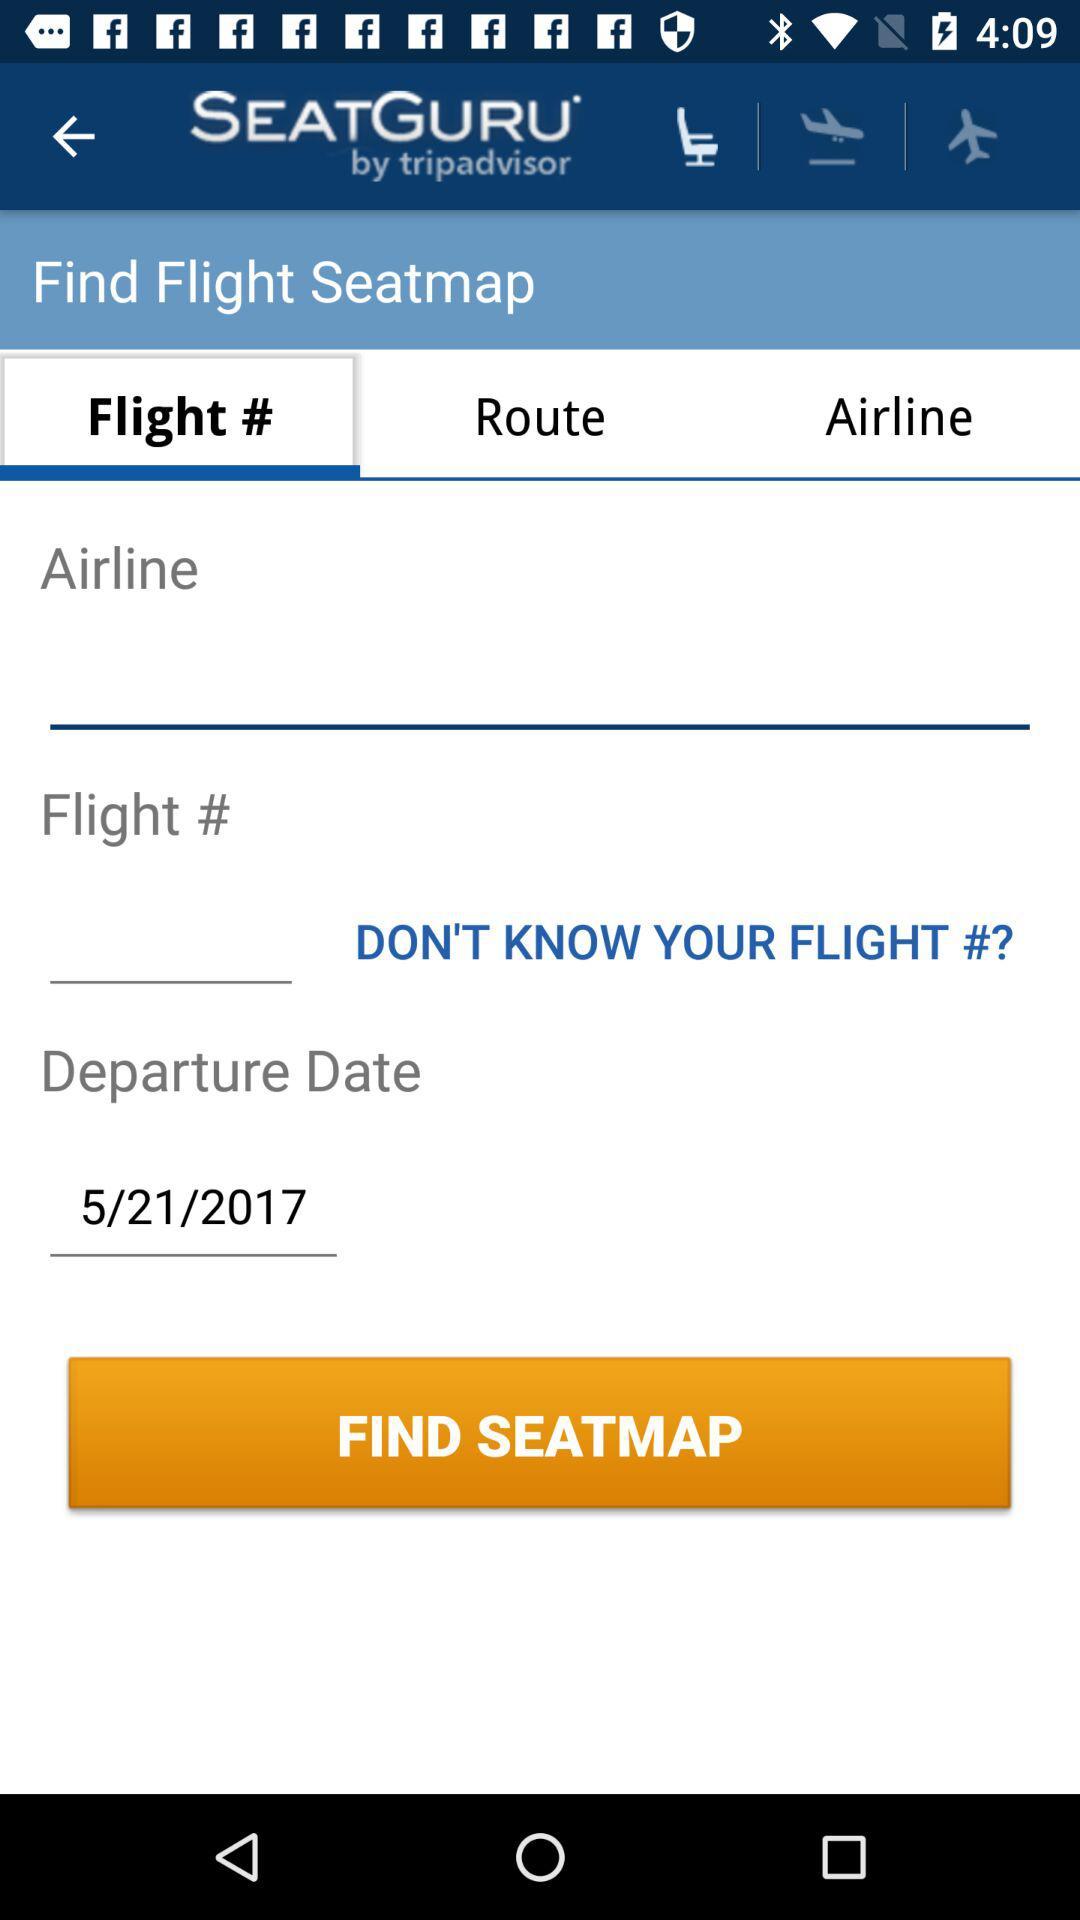 The height and width of the screenshot is (1920, 1080). What do you see at coordinates (540, 689) in the screenshot?
I see `airline here` at bounding box center [540, 689].